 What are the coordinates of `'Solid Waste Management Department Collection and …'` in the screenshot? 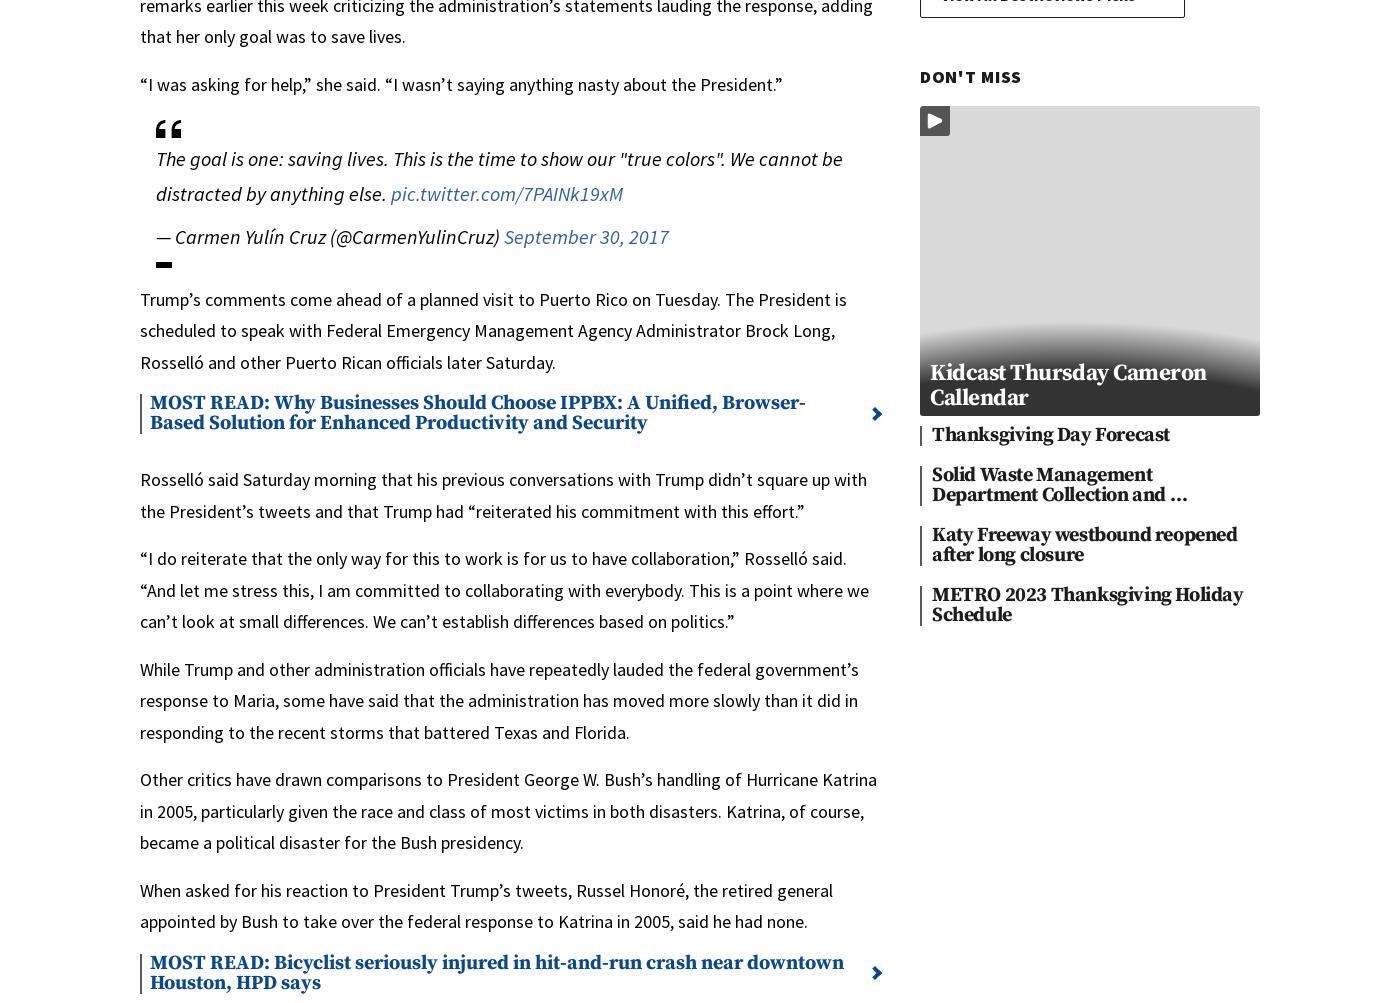 It's located at (931, 485).